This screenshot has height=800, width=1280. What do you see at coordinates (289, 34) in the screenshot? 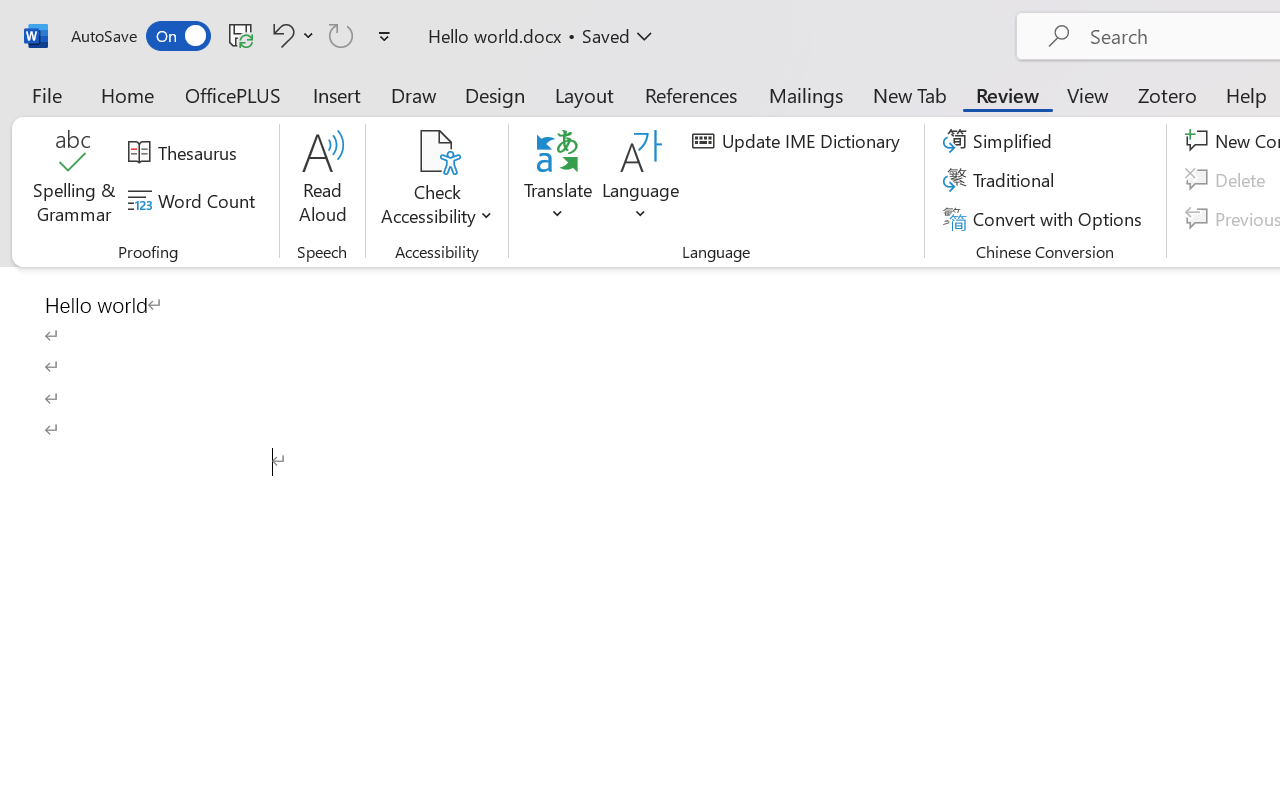
I see `'Undo Click and Type Formatting'` at bounding box center [289, 34].